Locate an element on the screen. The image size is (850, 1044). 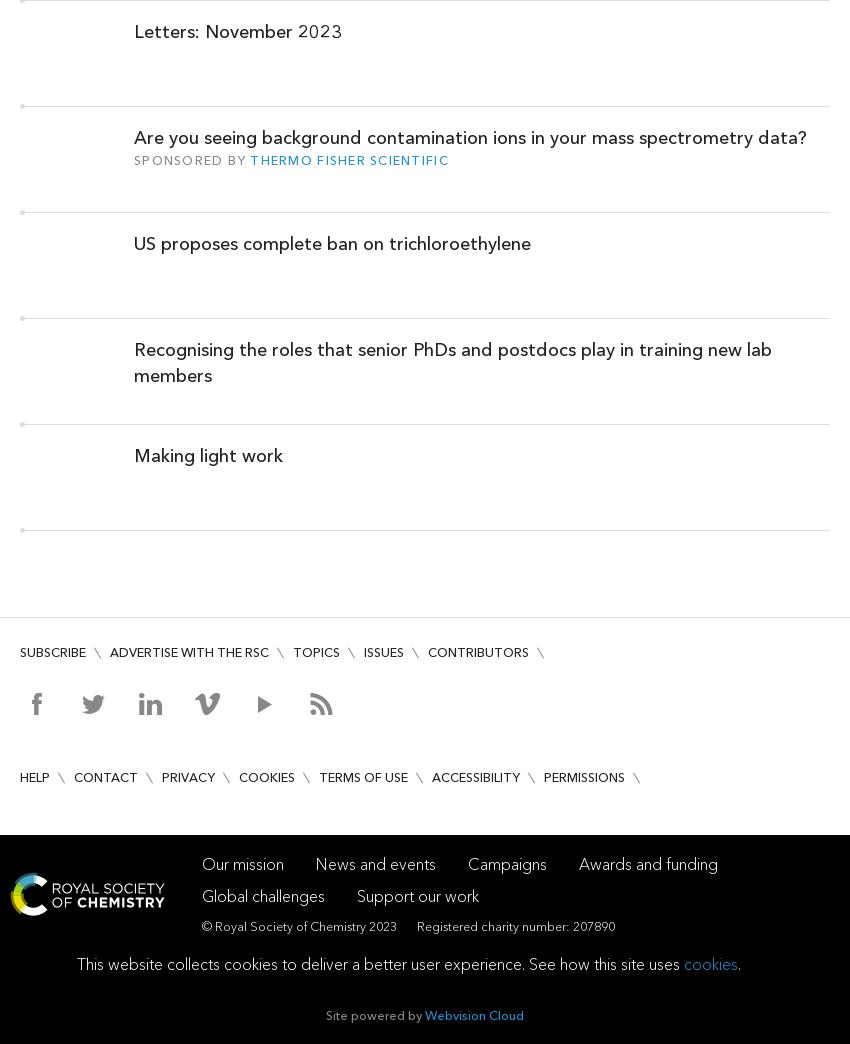
'Global challenges' is located at coordinates (262, 896).